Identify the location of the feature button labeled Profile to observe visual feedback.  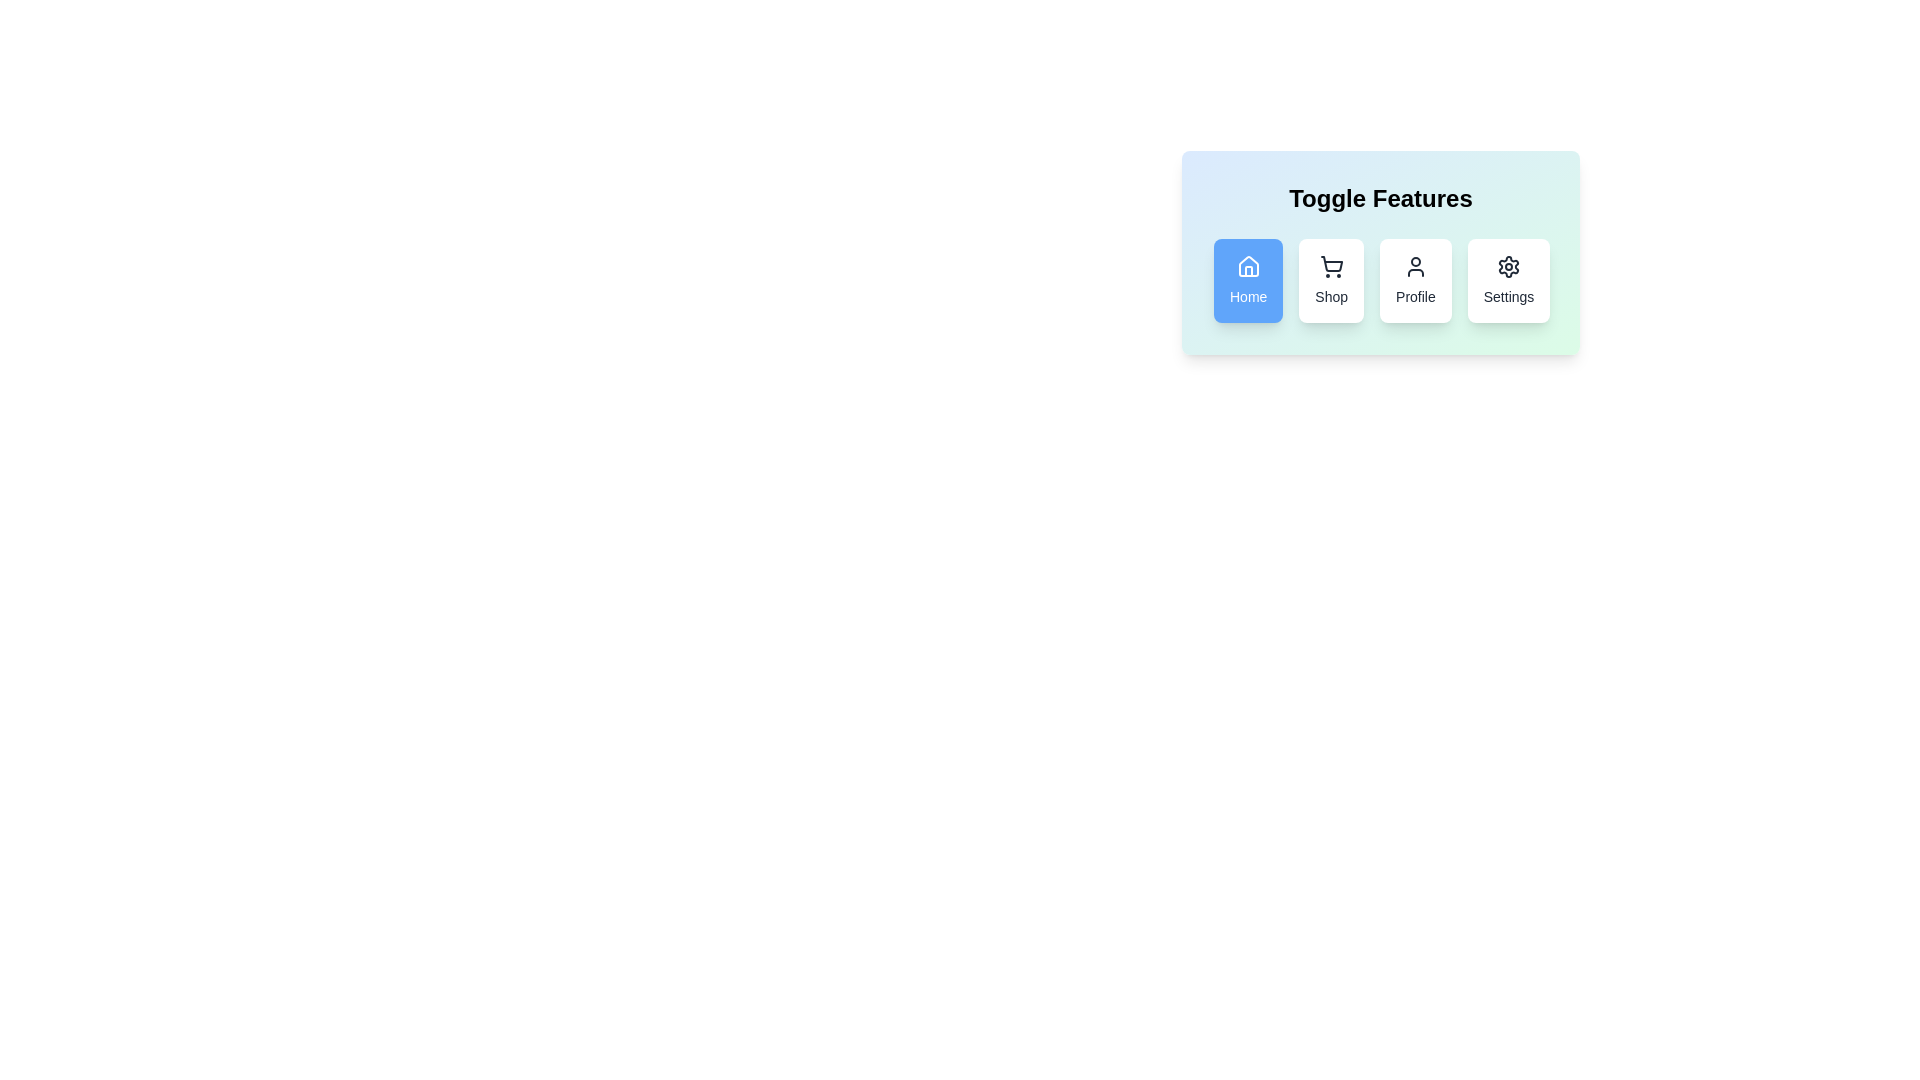
(1415, 281).